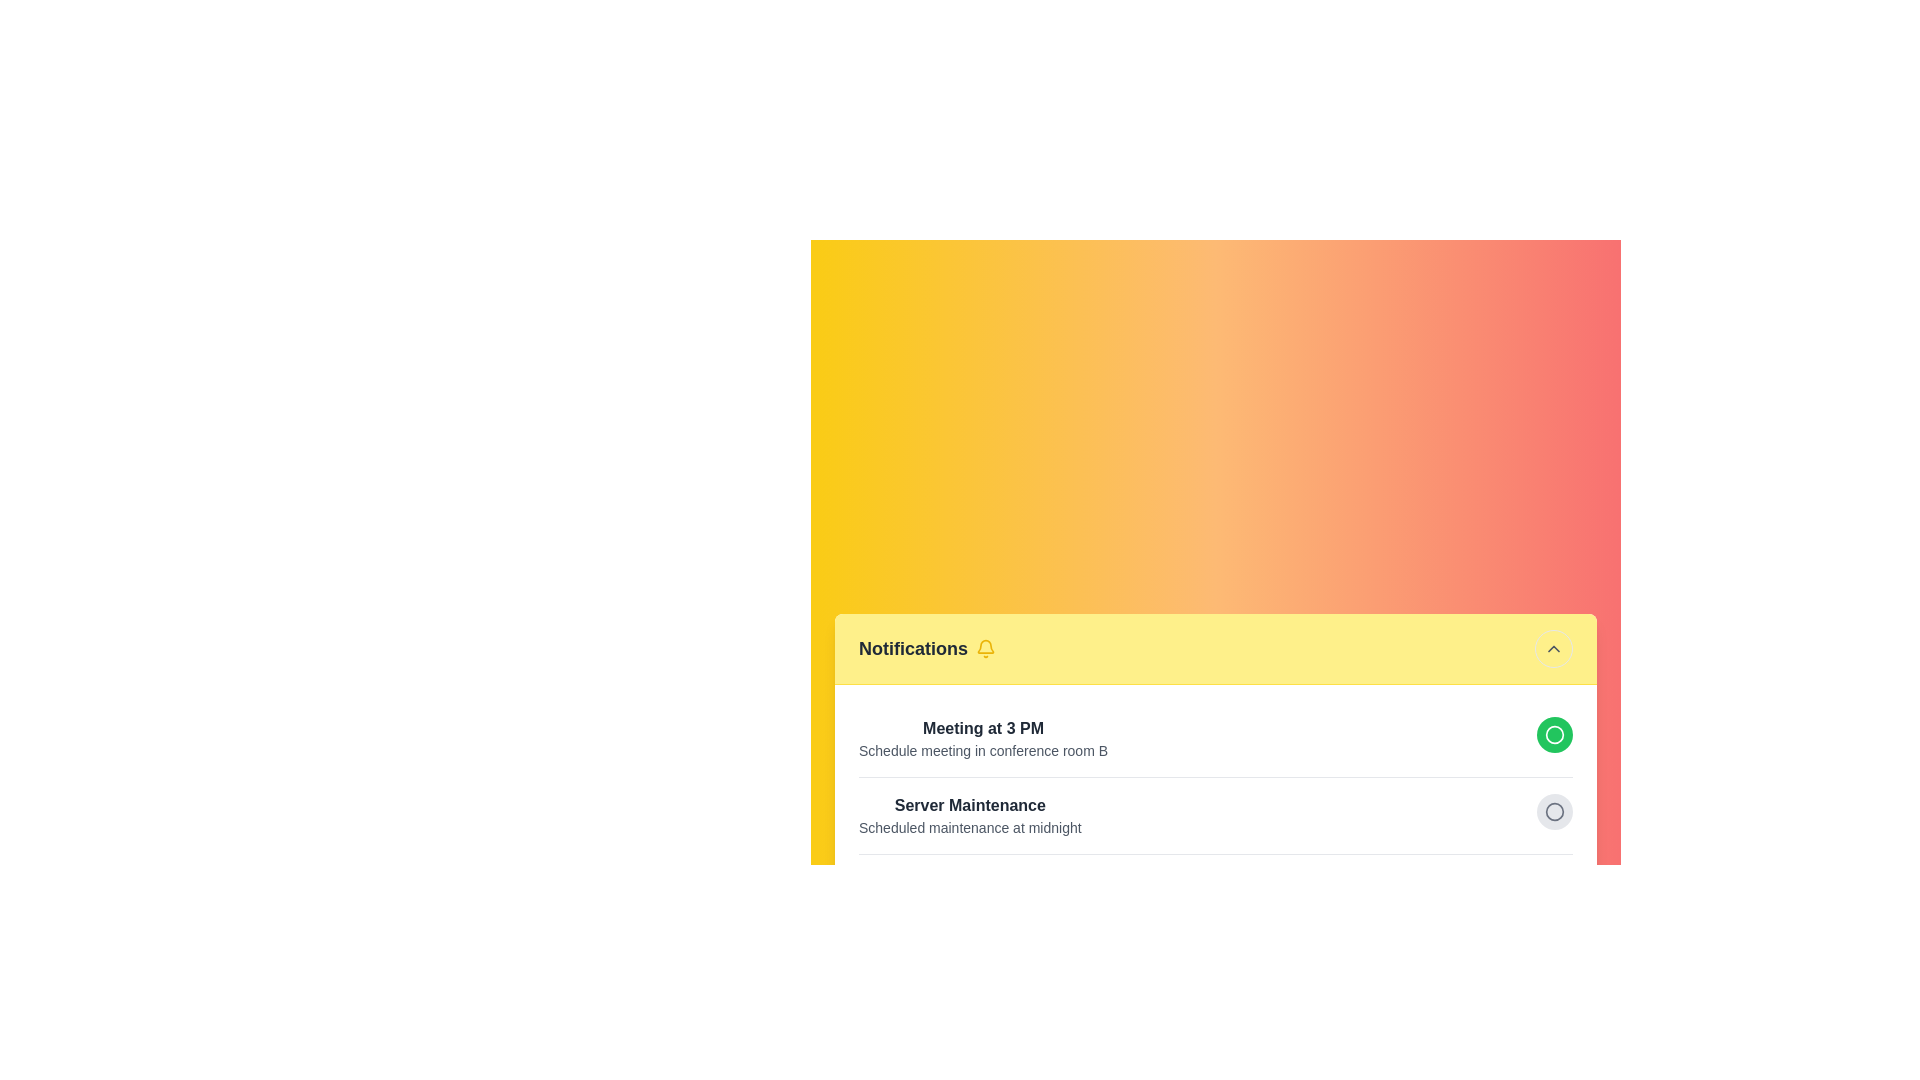 Image resolution: width=1920 pixels, height=1080 pixels. Describe the element at coordinates (1554, 734) in the screenshot. I see `the circular icon with a thin black border and white center, located within the green circular button of the second notification item next to the text 'Meeting at 3 PM'` at that location.